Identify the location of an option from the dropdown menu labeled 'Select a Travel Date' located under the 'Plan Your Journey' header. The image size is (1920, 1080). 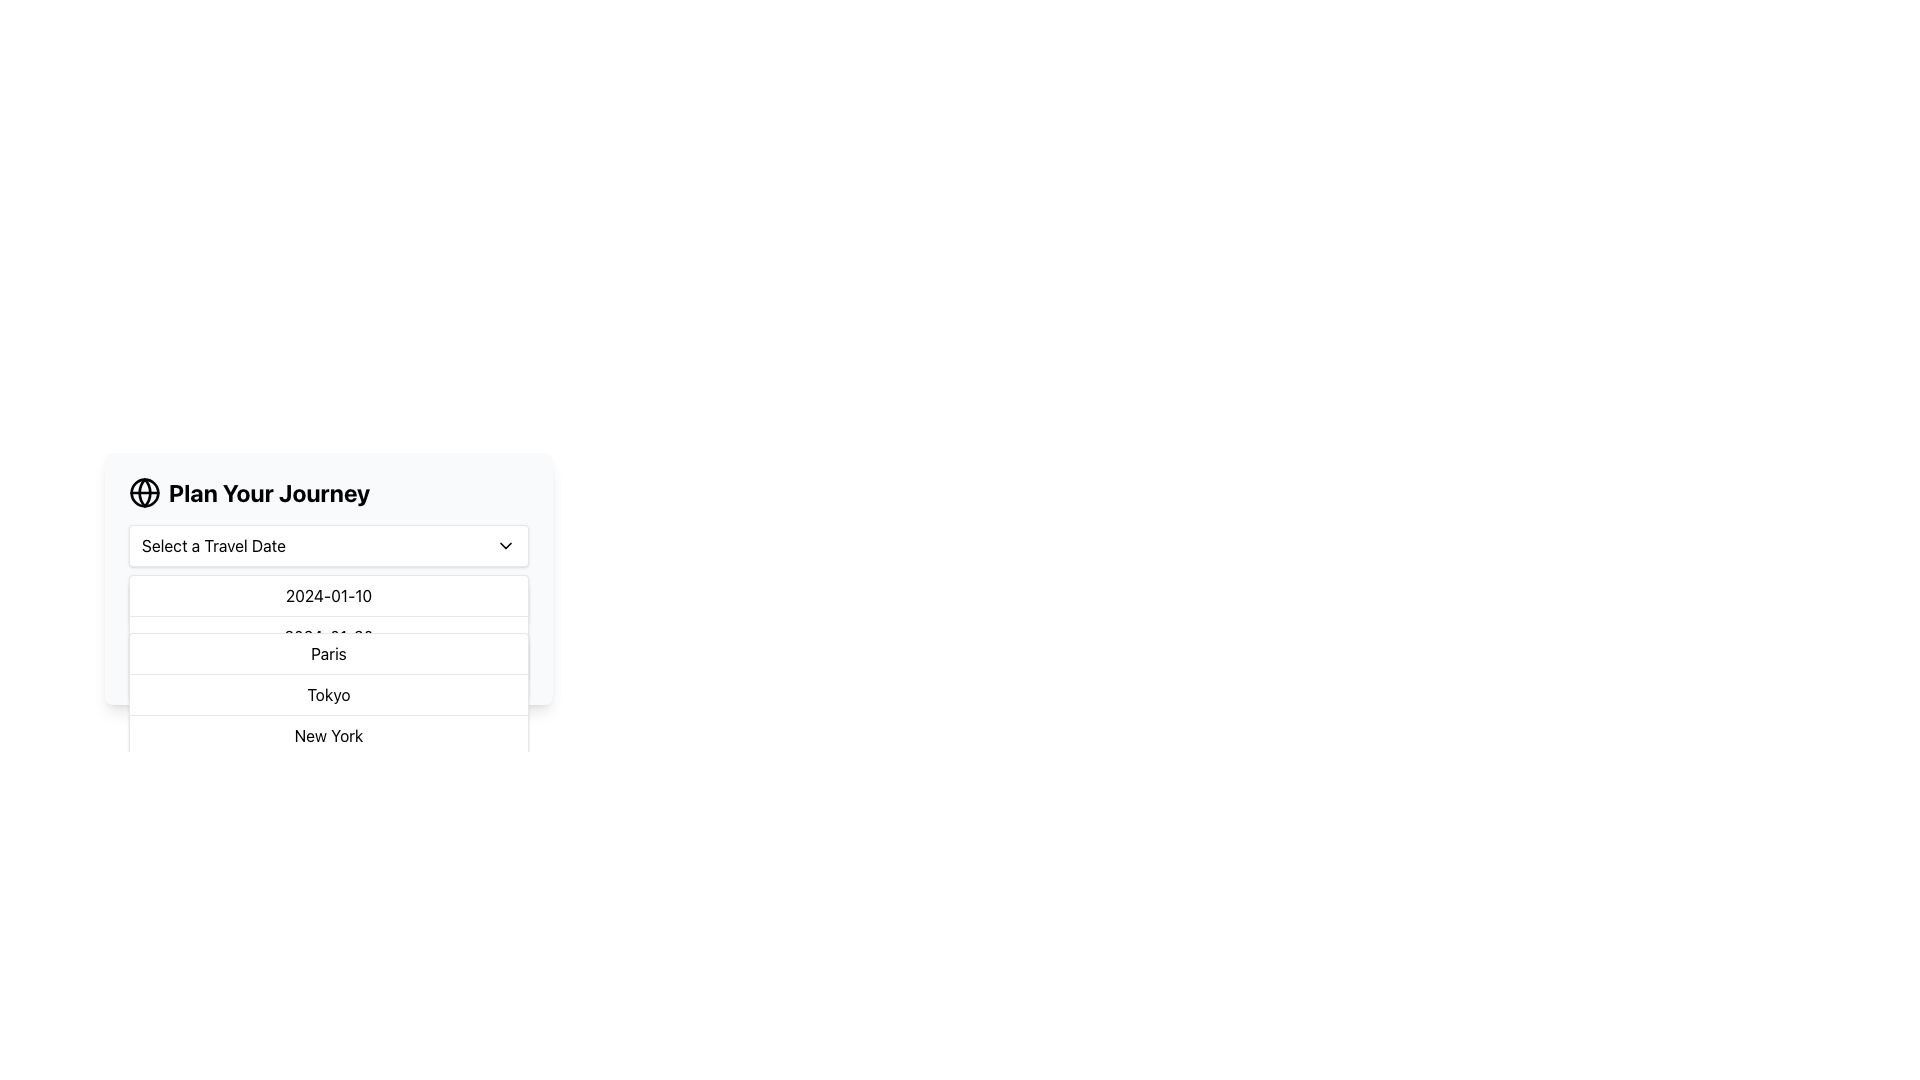
(329, 546).